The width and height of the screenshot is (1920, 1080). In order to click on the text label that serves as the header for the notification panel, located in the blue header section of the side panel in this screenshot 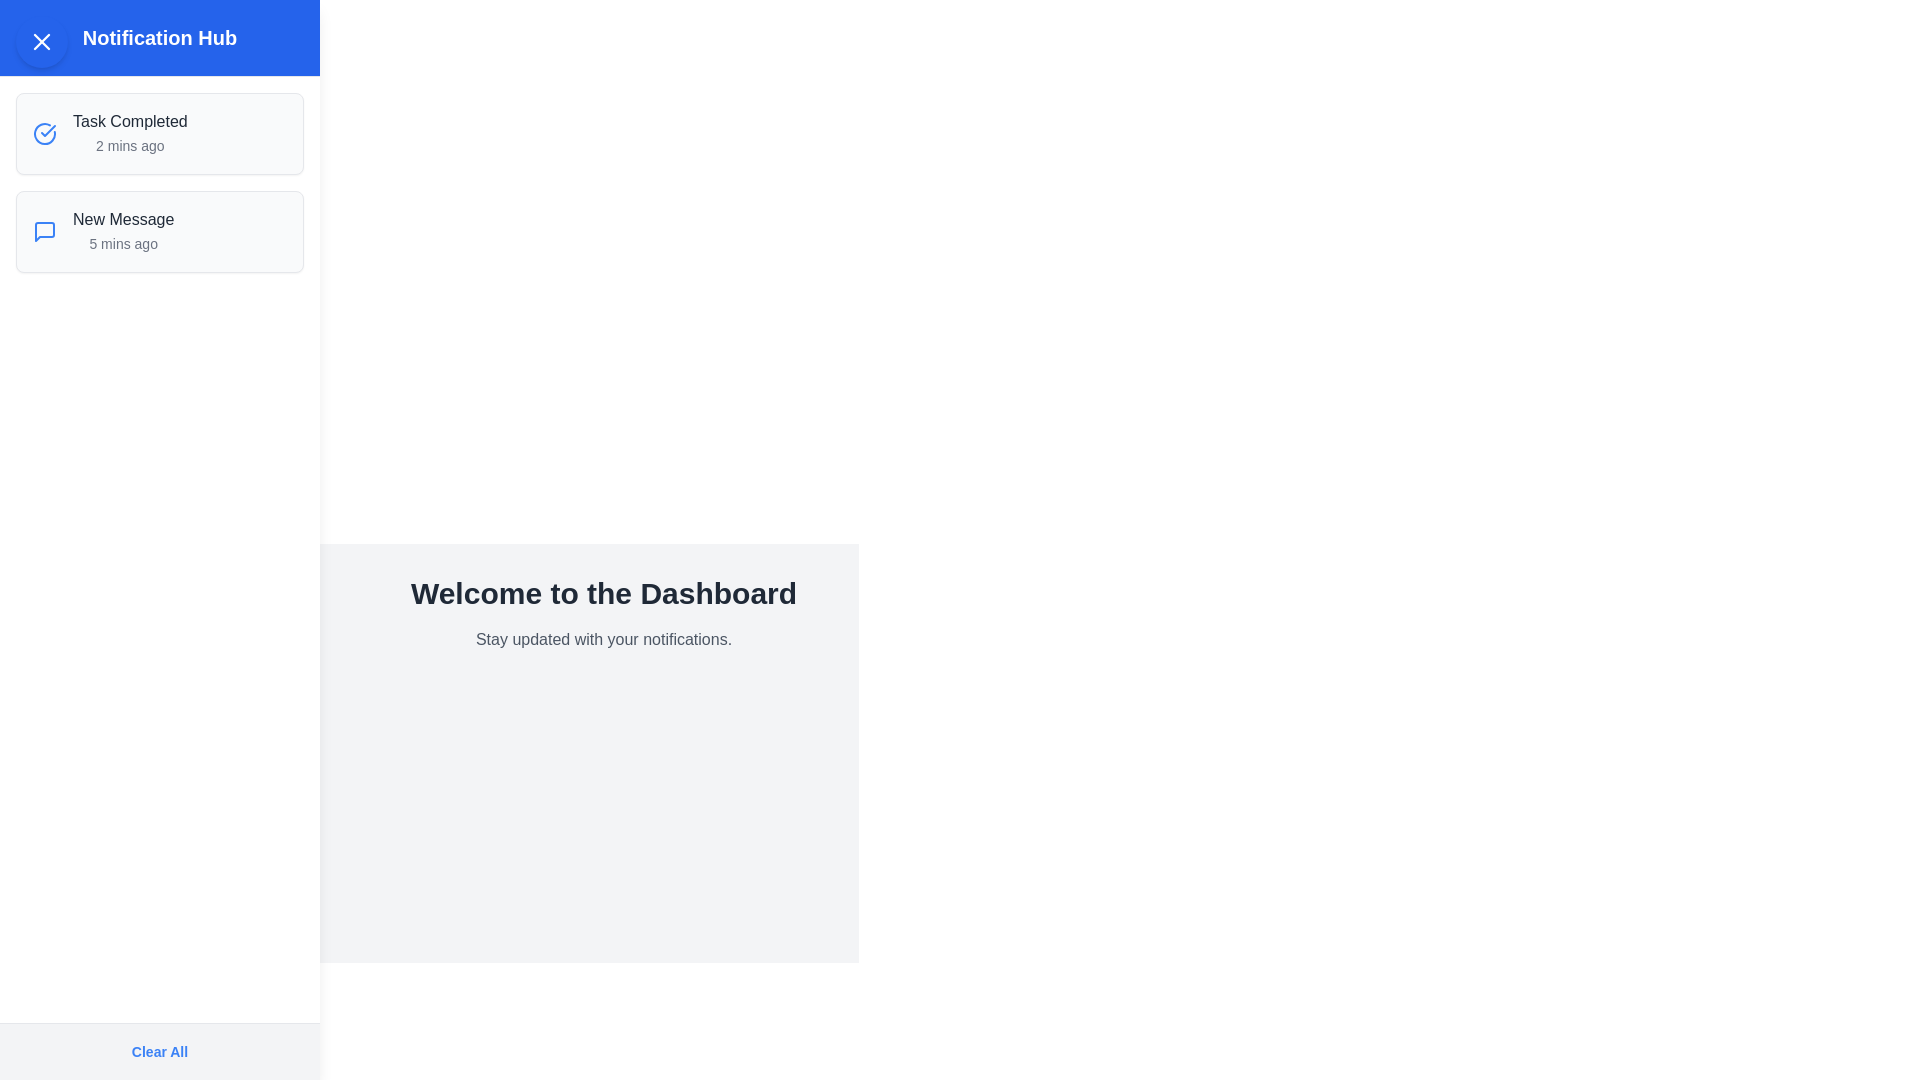, I will do `click(158, 38)`.